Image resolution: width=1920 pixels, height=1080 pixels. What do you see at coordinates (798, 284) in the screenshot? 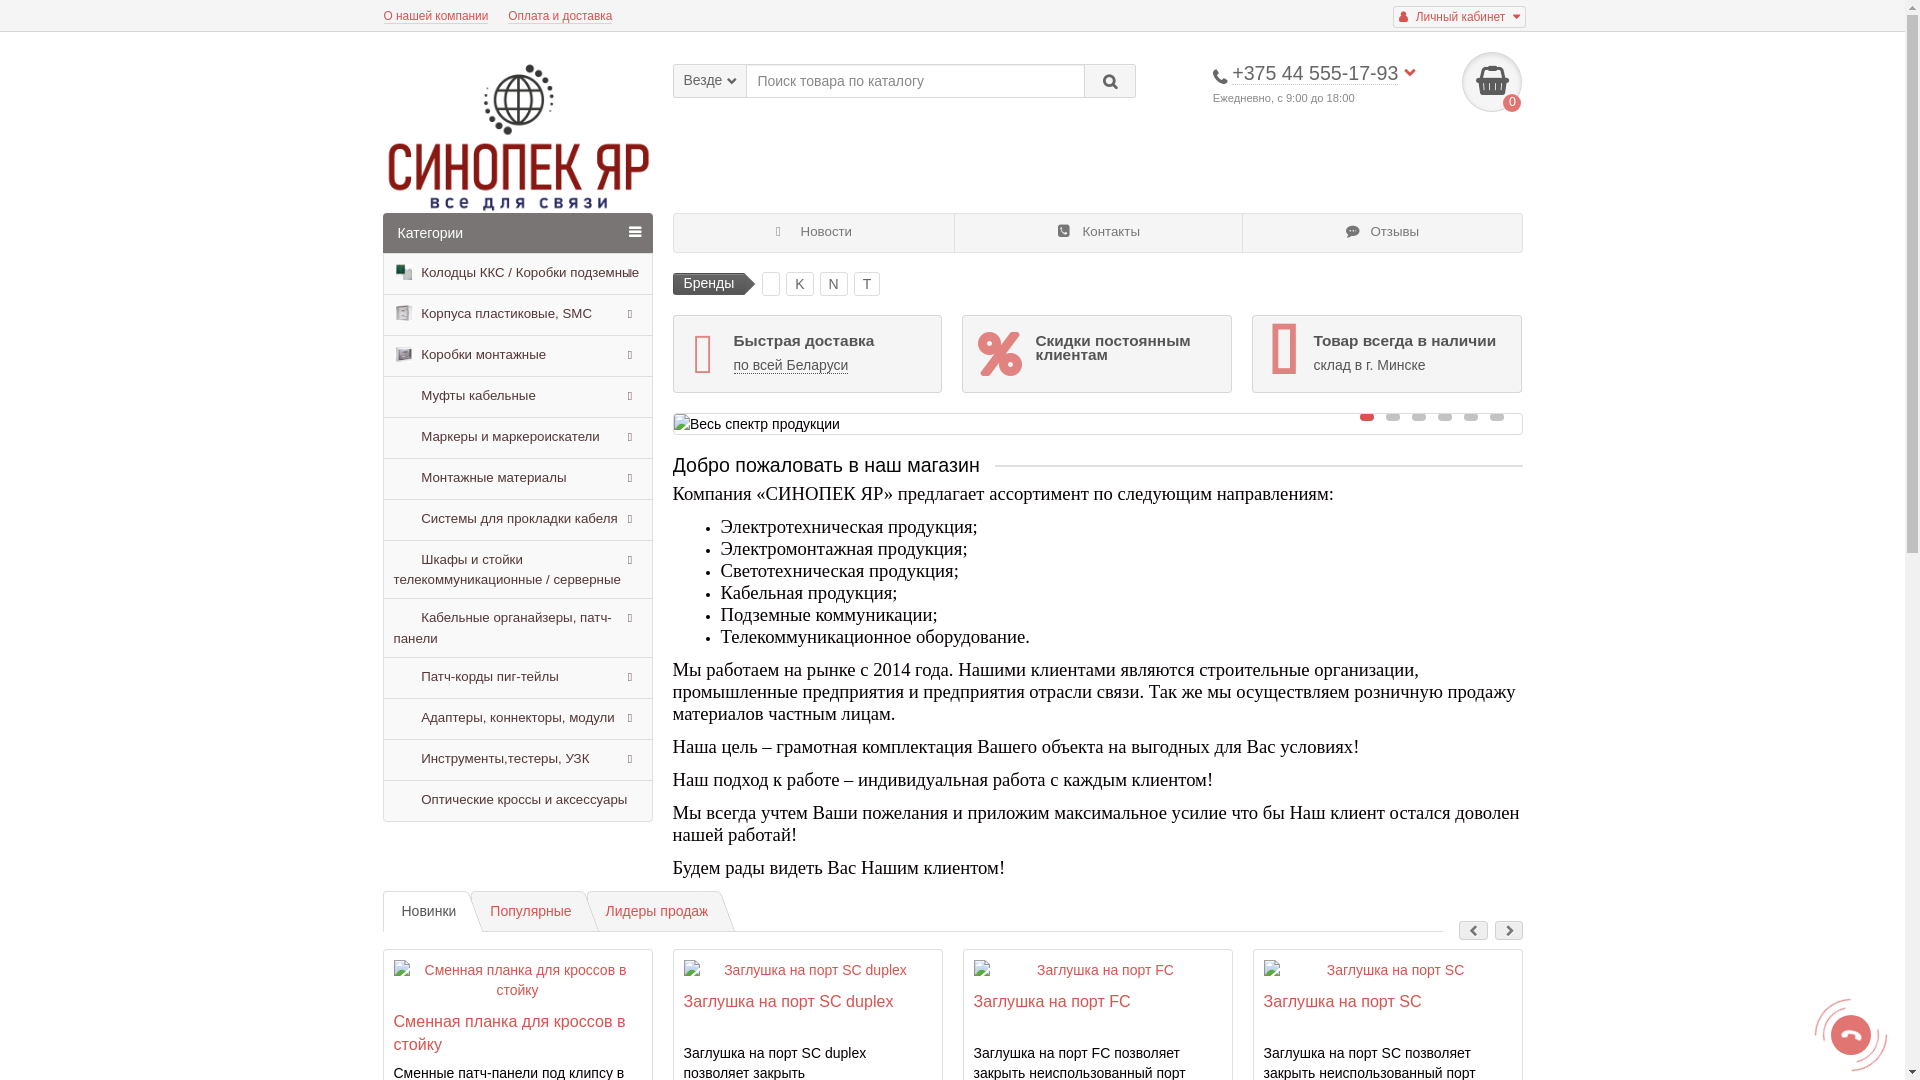
I see `'K'` at bounding box center [798, 284].